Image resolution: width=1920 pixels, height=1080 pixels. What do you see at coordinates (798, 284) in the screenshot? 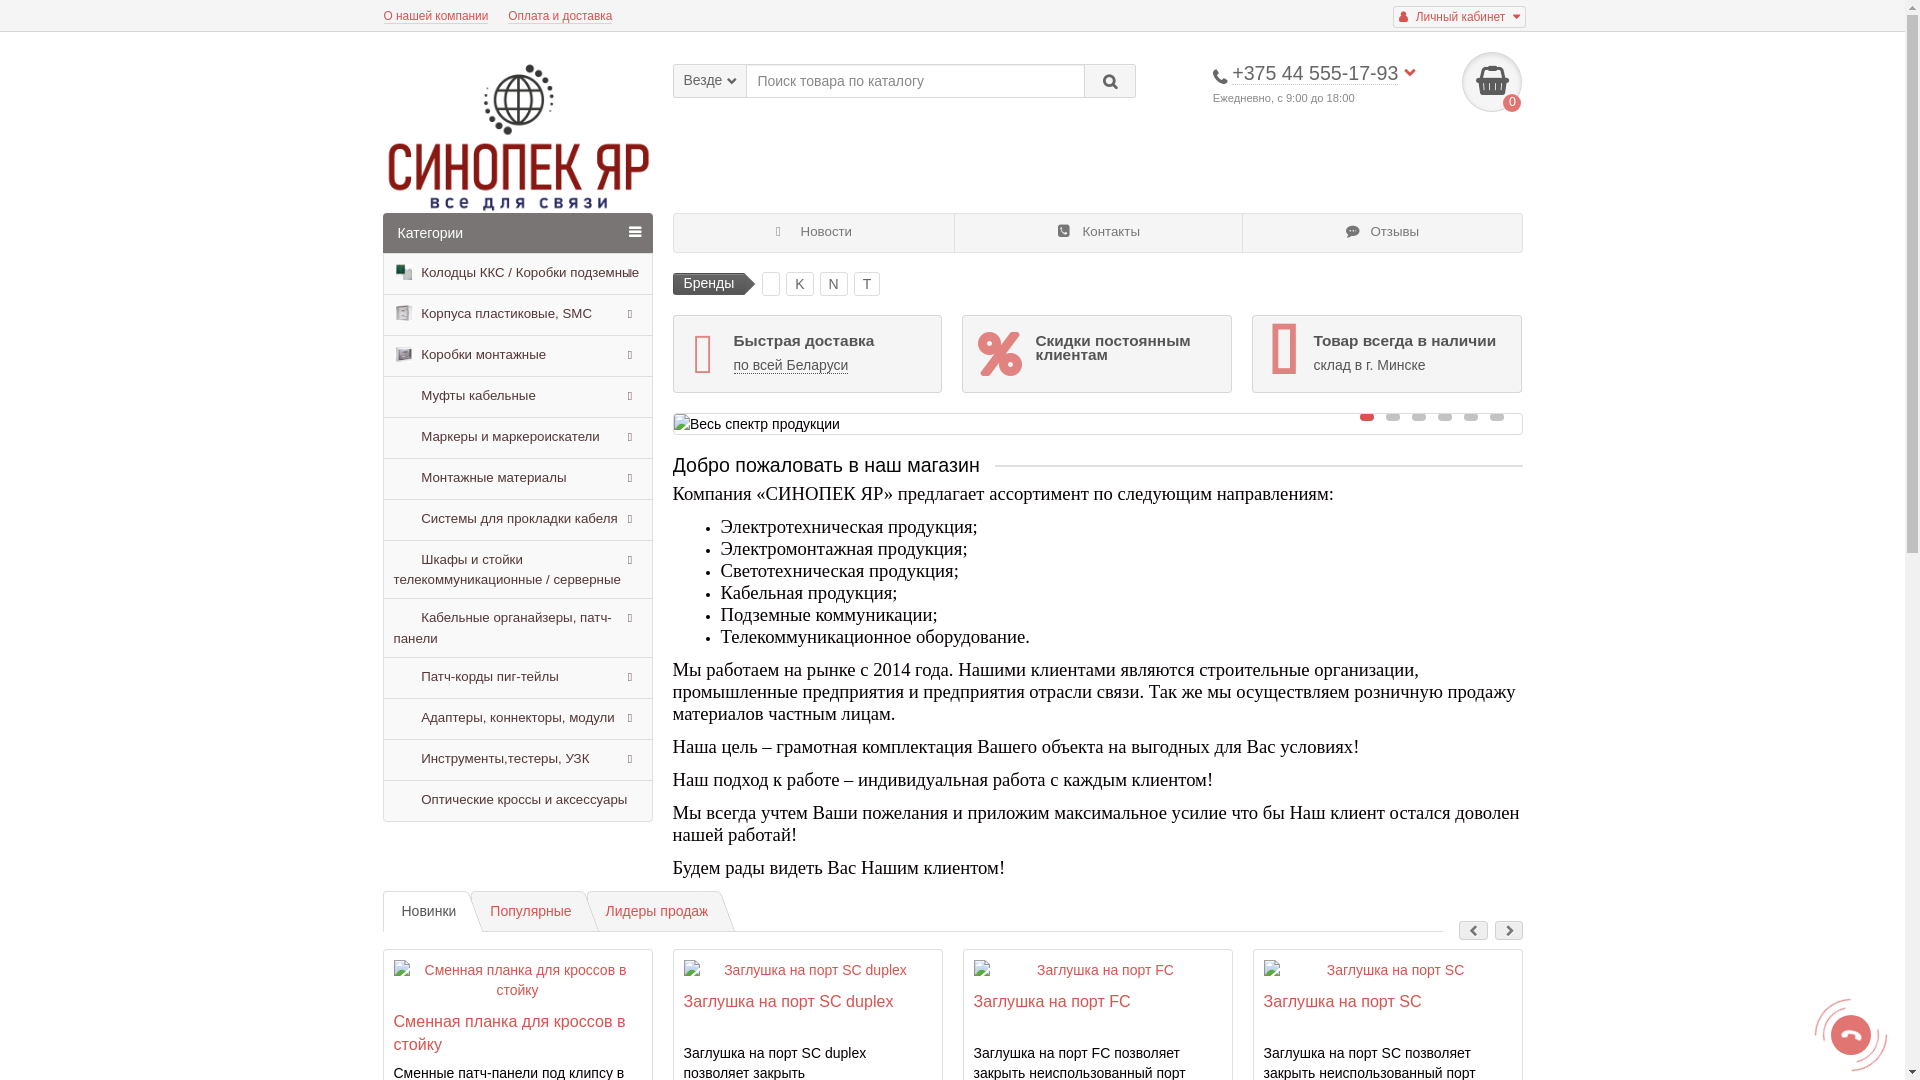
I see `'K'` at bounding box center [798, 284].